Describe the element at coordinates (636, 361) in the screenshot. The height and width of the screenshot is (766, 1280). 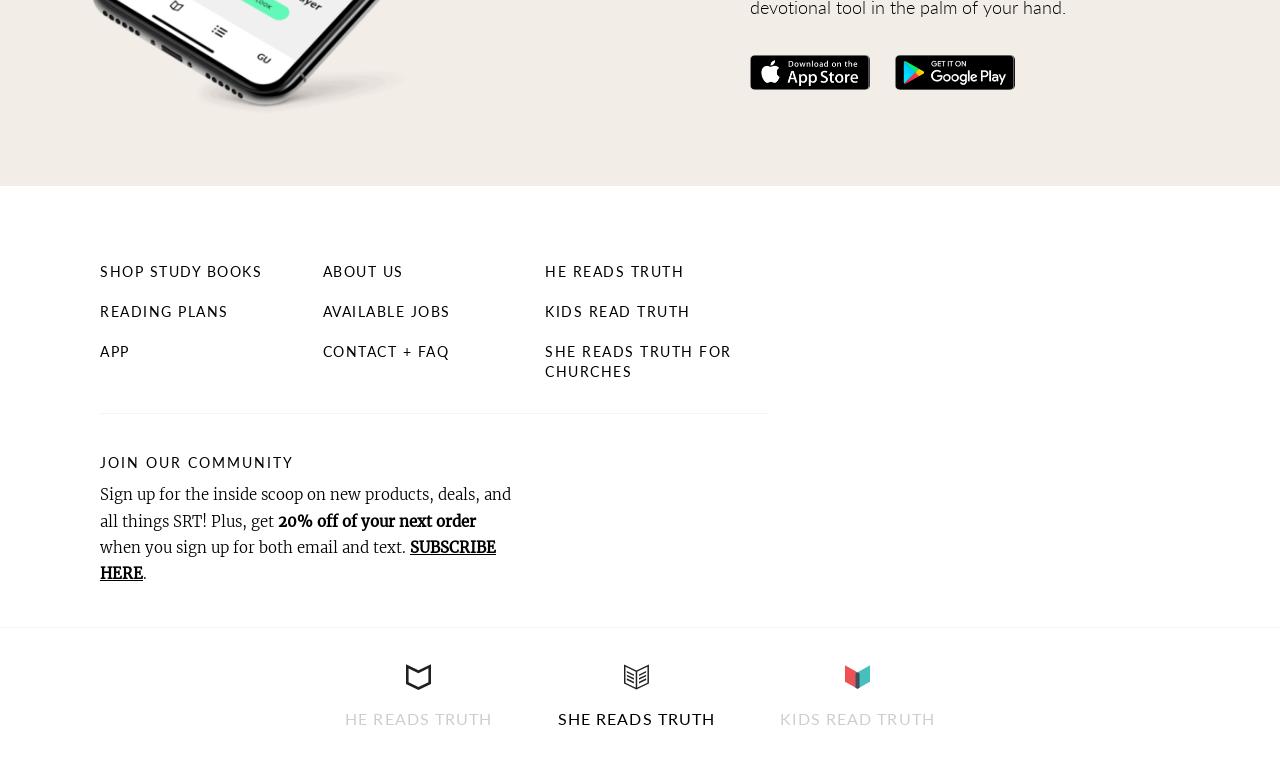
I see `'She Reads Truth for Churches'` at that location.